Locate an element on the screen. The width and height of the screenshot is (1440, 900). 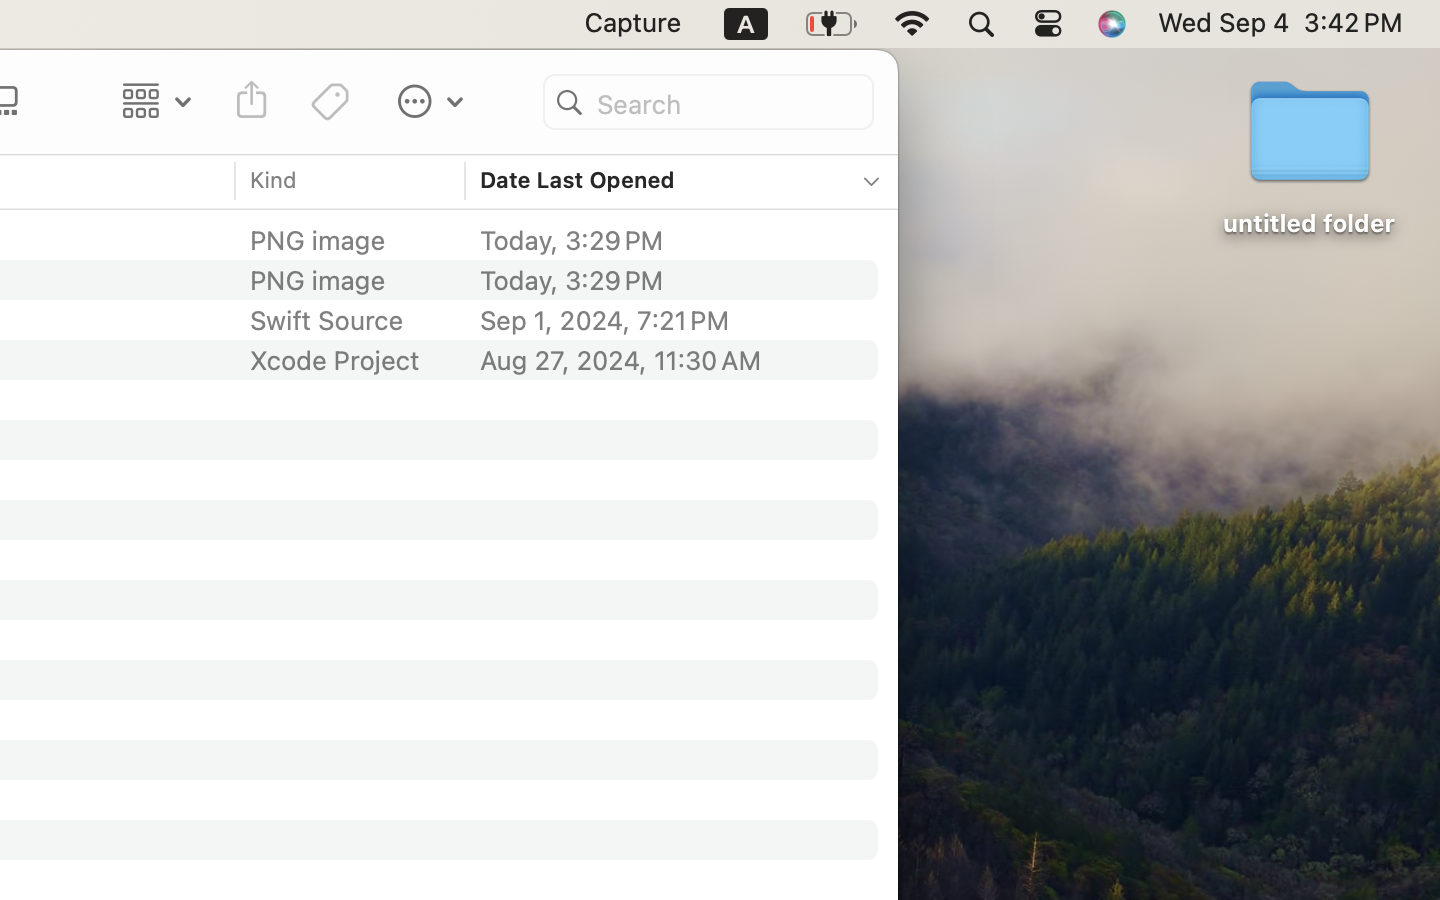
'Today, 3:29 PM' is located at coordinates (666, 278).